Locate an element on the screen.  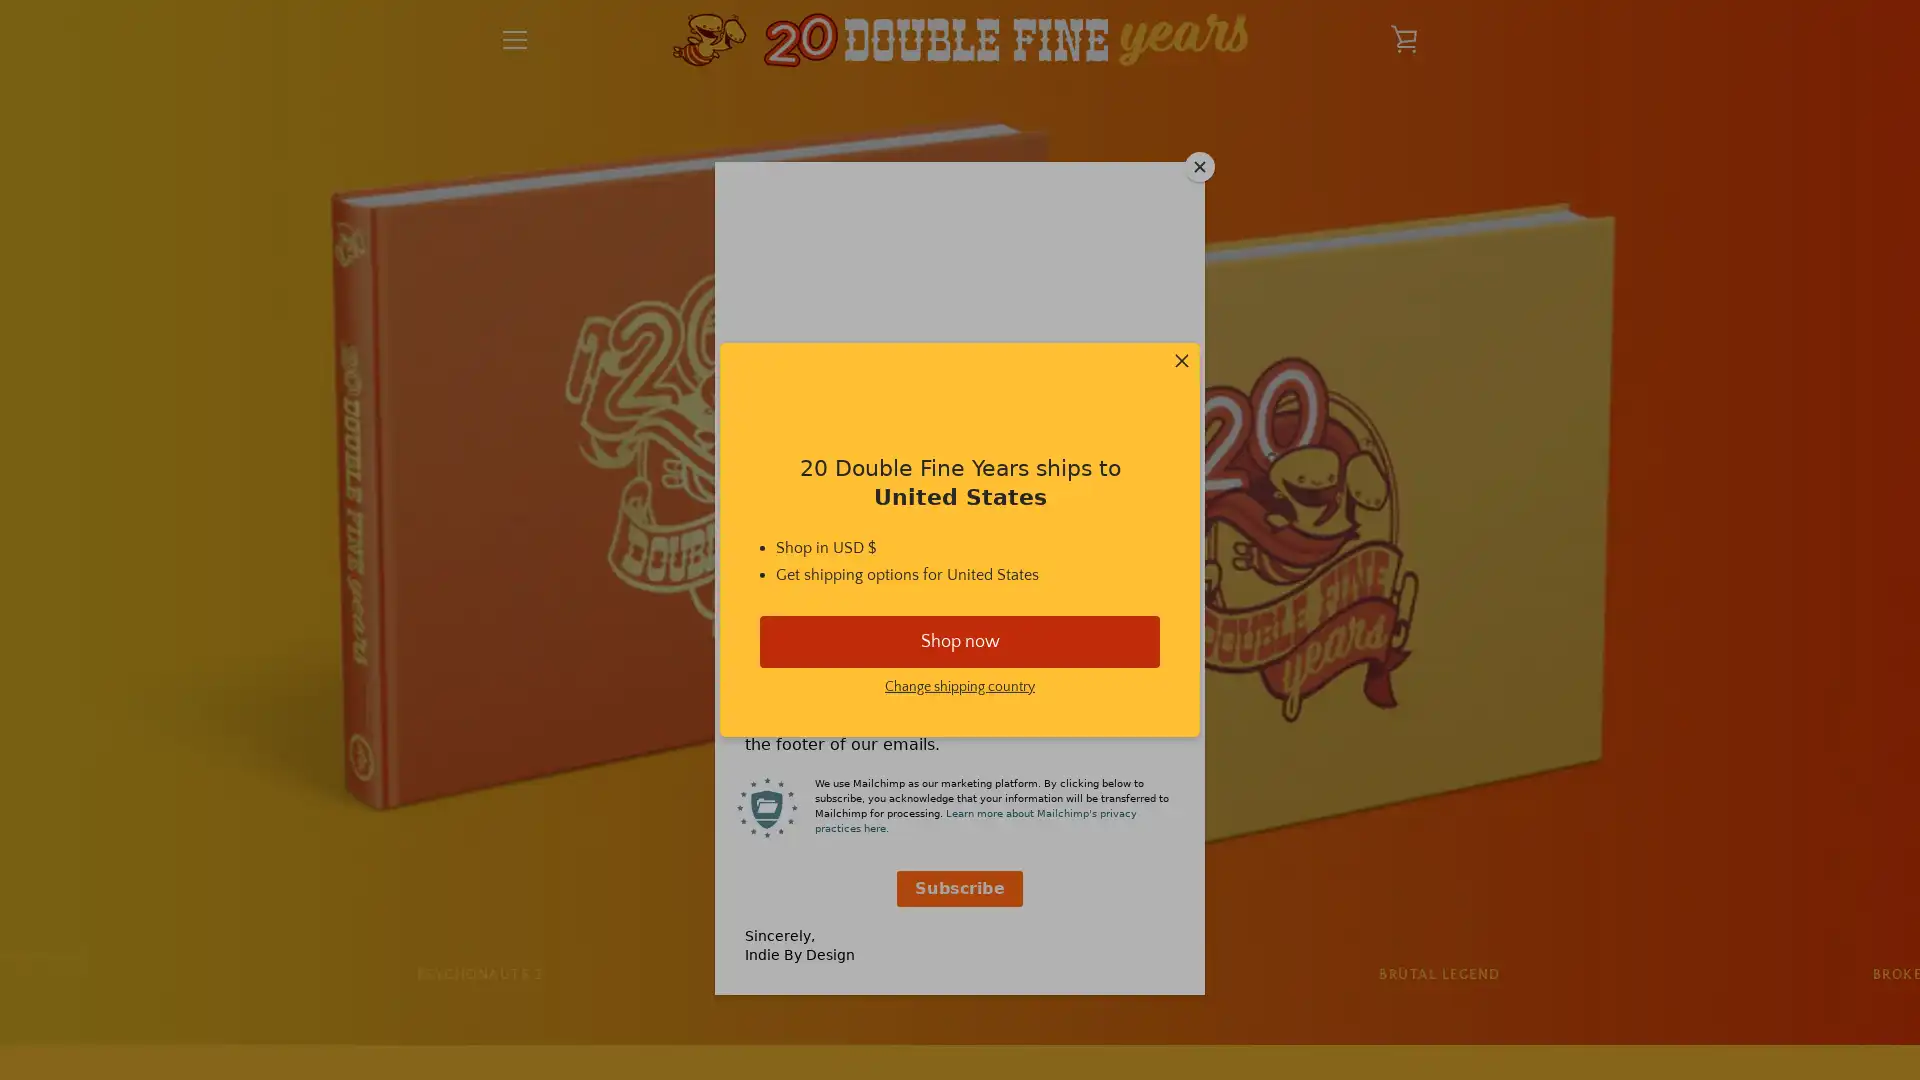
SLIDE 4 BRUTAL LEGEND is located at coordinates (1438, 974).